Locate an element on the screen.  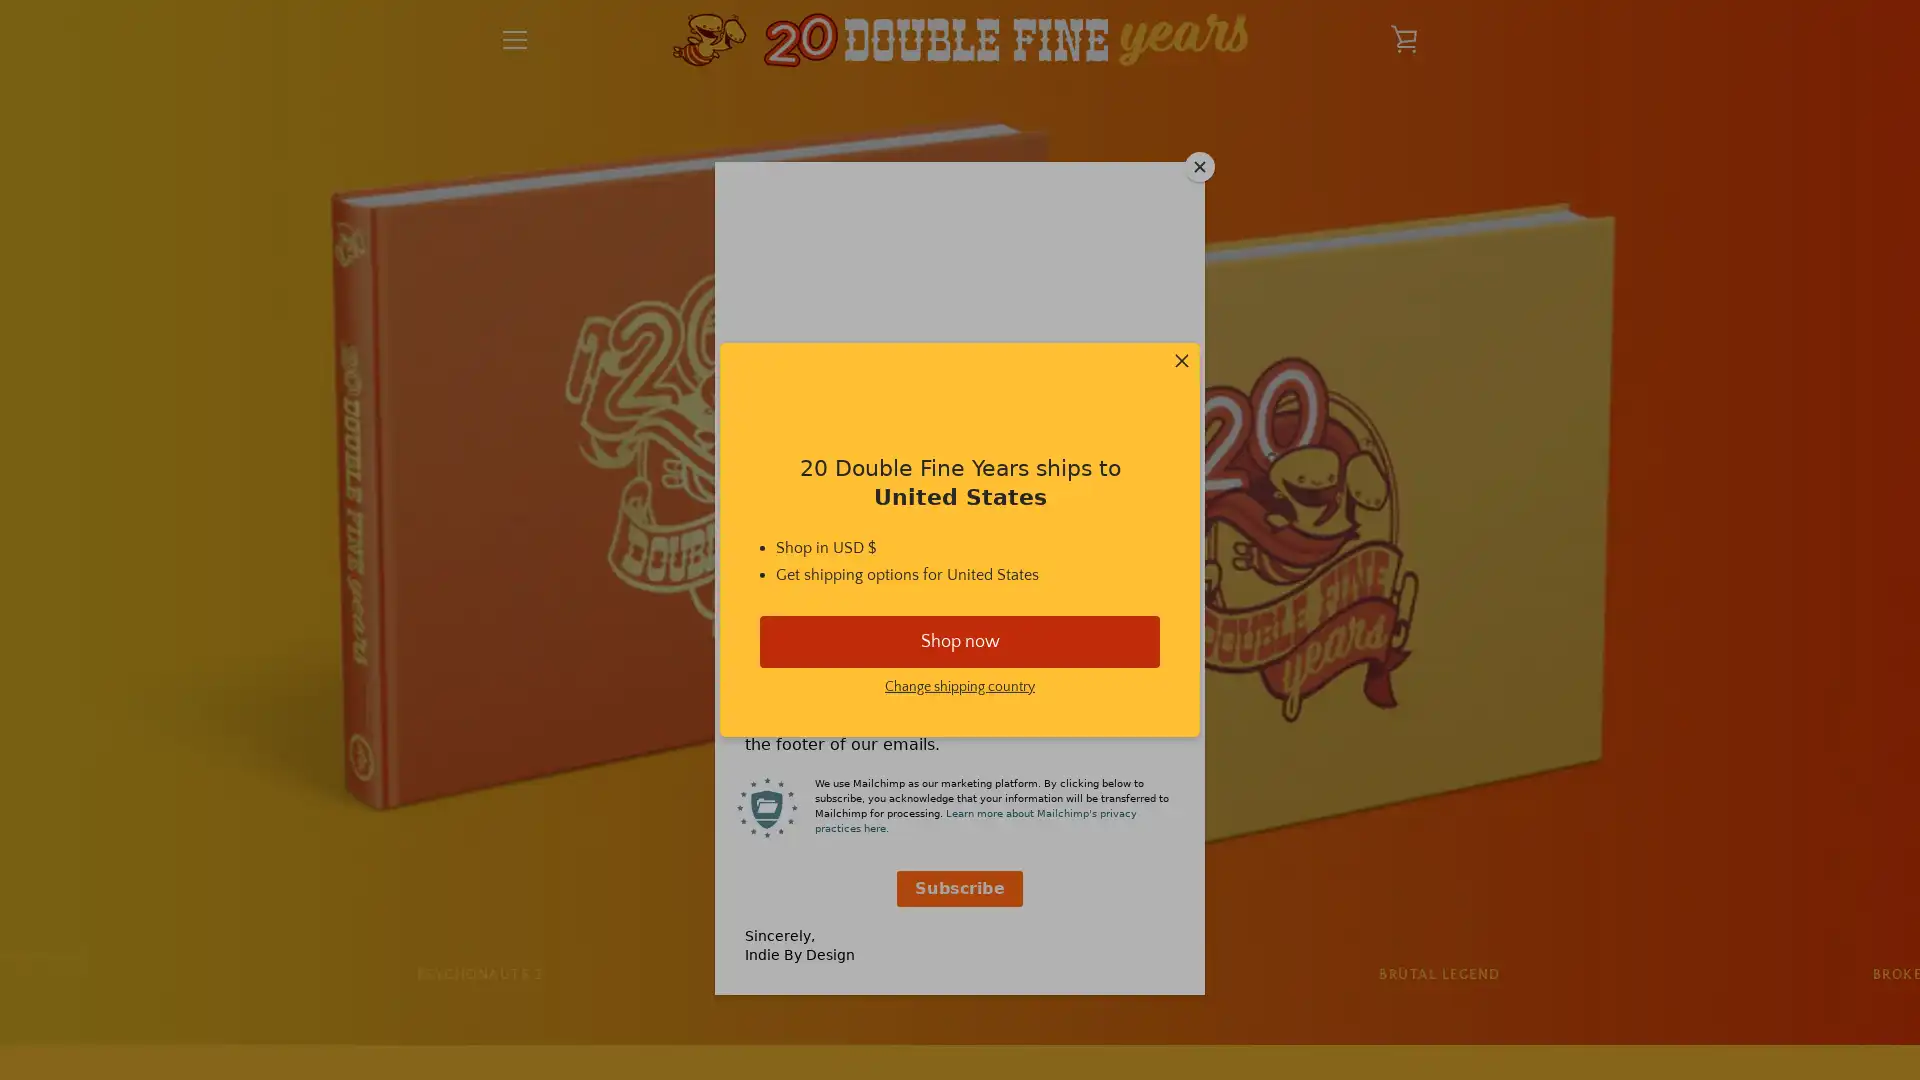
SLIDE 4 BRUTAL LEGEND is located at coordinates (1438, 974).